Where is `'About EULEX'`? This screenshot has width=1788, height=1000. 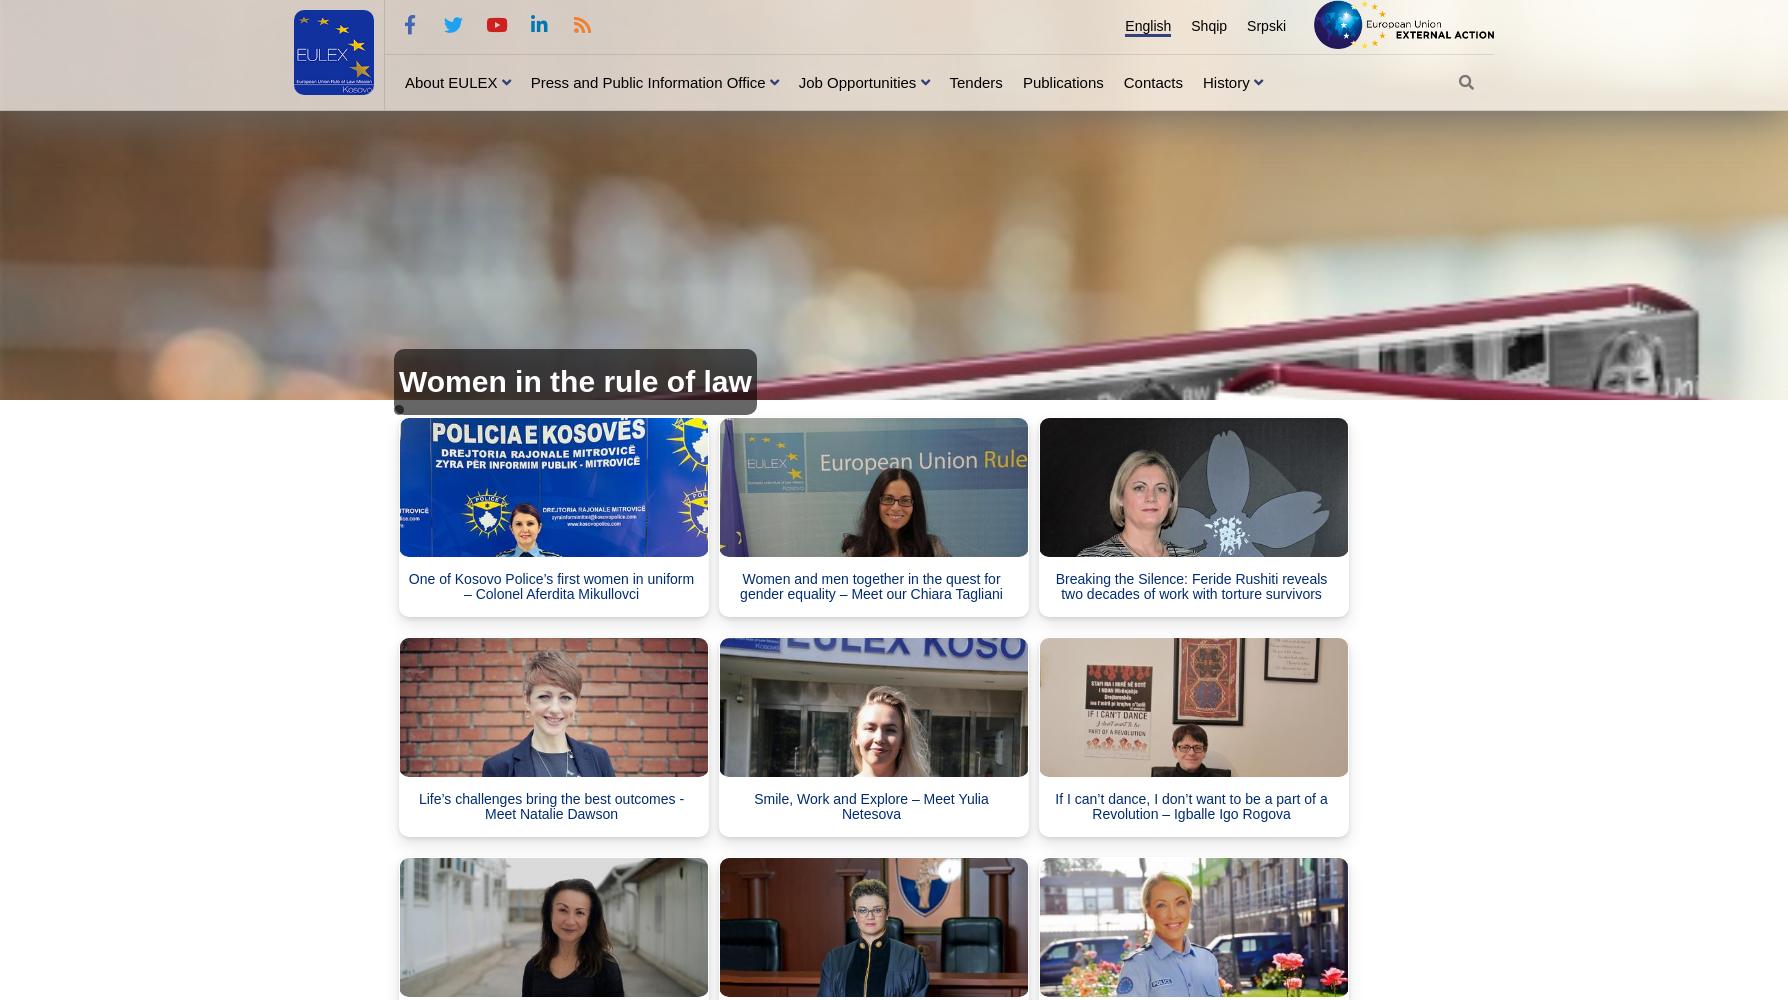 'About EULEX' is located at coordinates (450, 80).